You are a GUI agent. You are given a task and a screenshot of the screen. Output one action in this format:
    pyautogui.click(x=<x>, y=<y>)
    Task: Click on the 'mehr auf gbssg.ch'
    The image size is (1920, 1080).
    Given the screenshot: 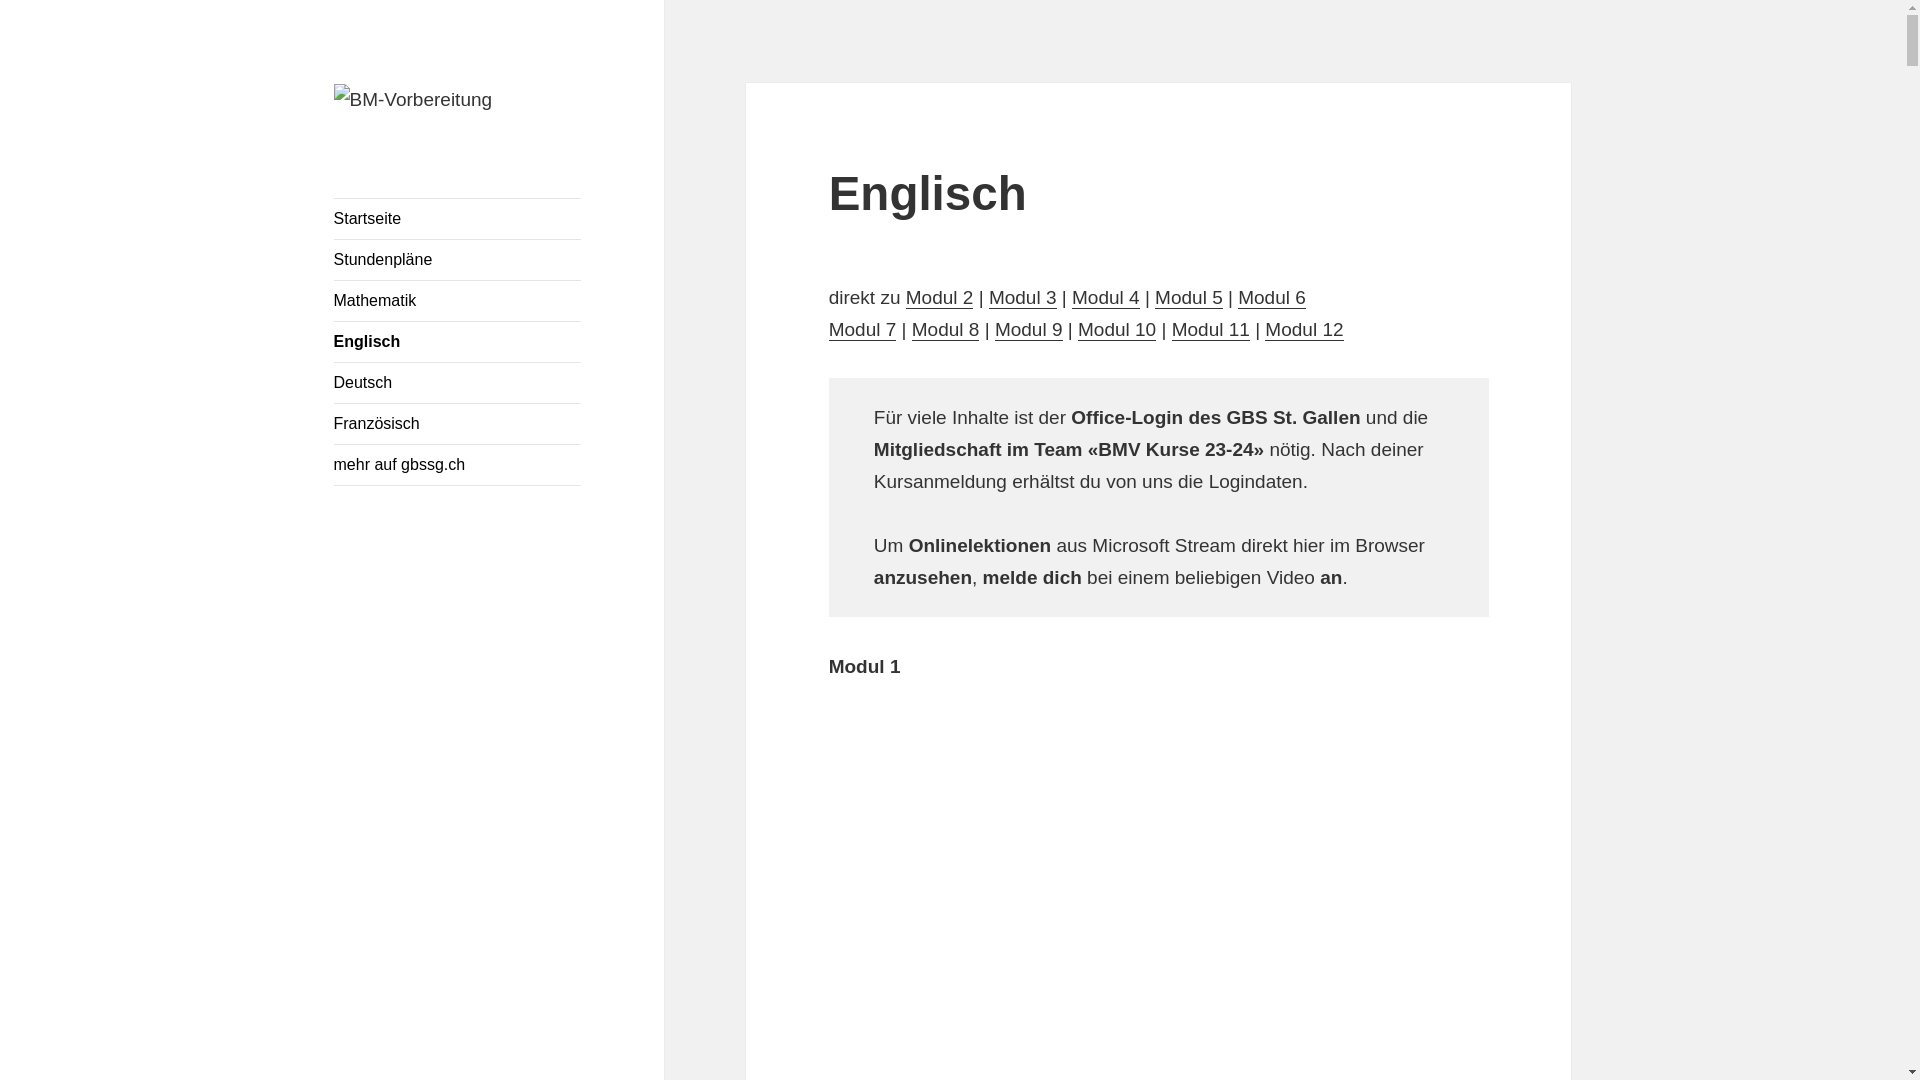 What is the action you would take?
    pyautogui.click(x=456, y=465)
    